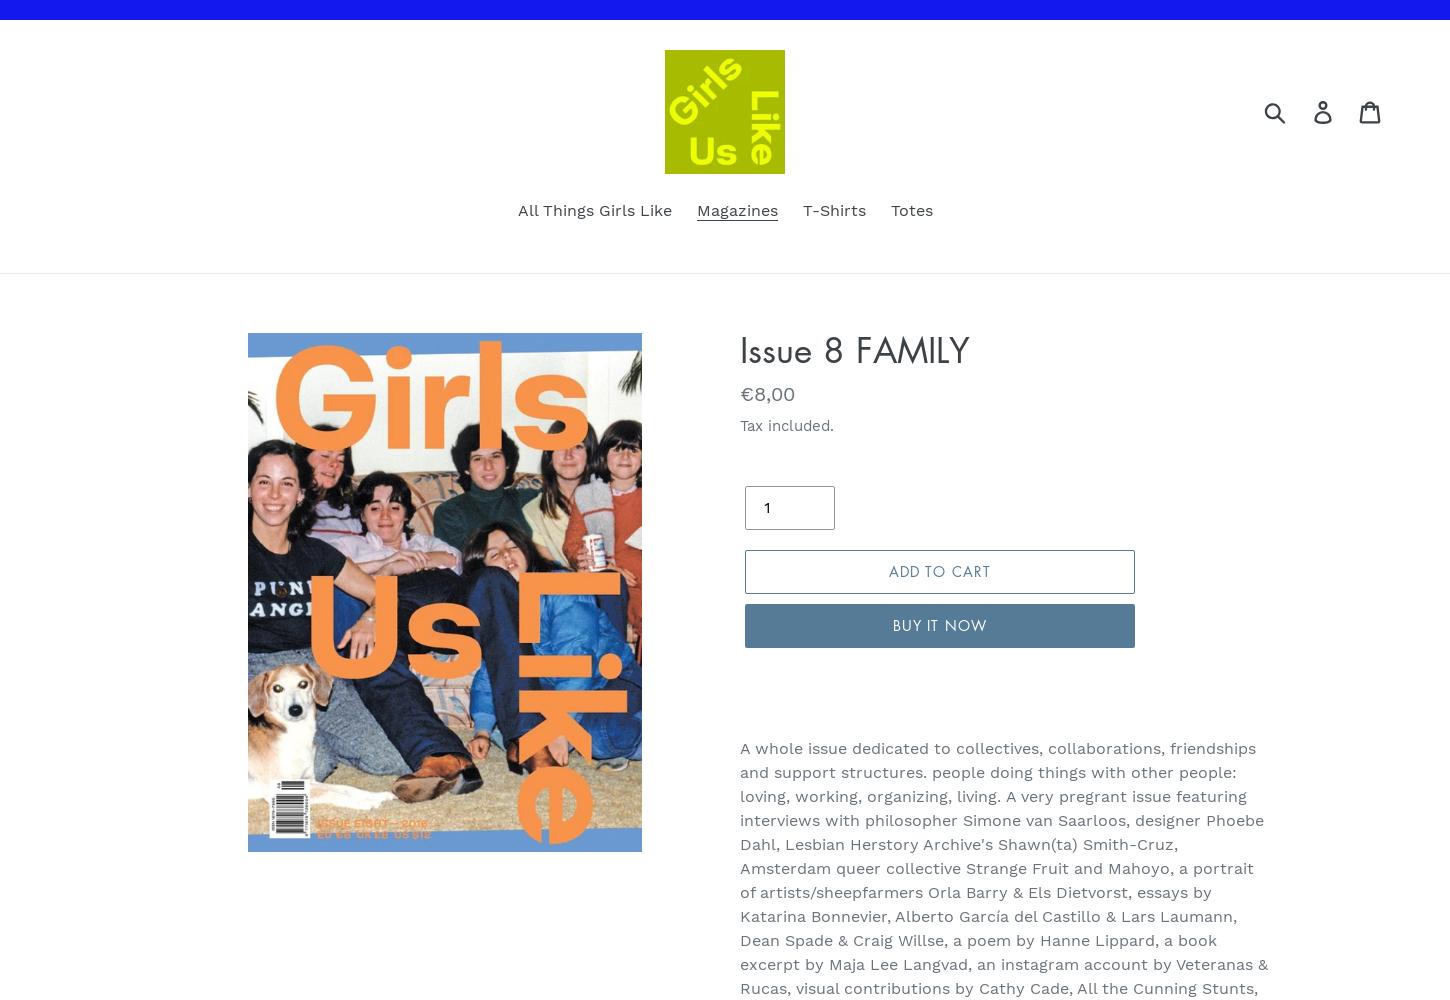 This screenshot has height=1000, width=1450. I want to click on 'Totes', so click(910, 209).